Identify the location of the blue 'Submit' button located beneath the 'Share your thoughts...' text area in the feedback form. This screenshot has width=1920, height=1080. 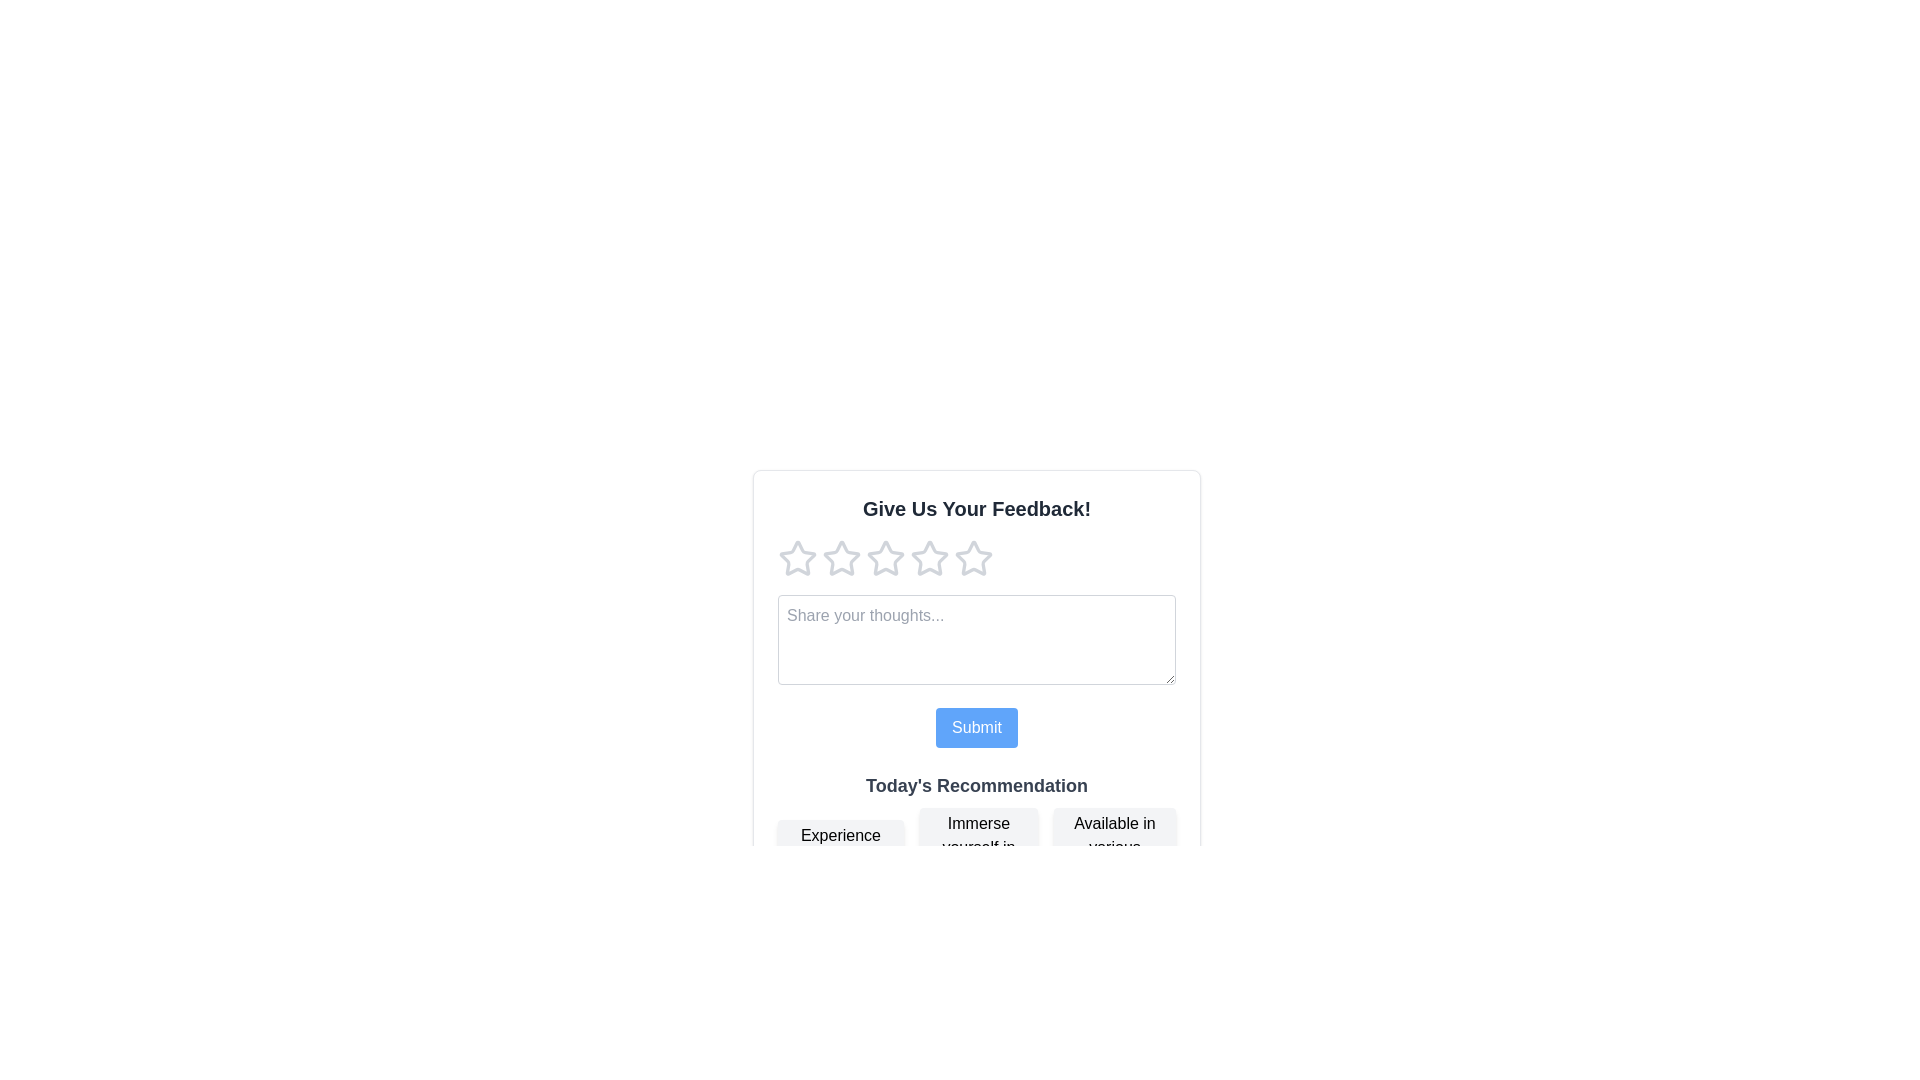
(976, 728).